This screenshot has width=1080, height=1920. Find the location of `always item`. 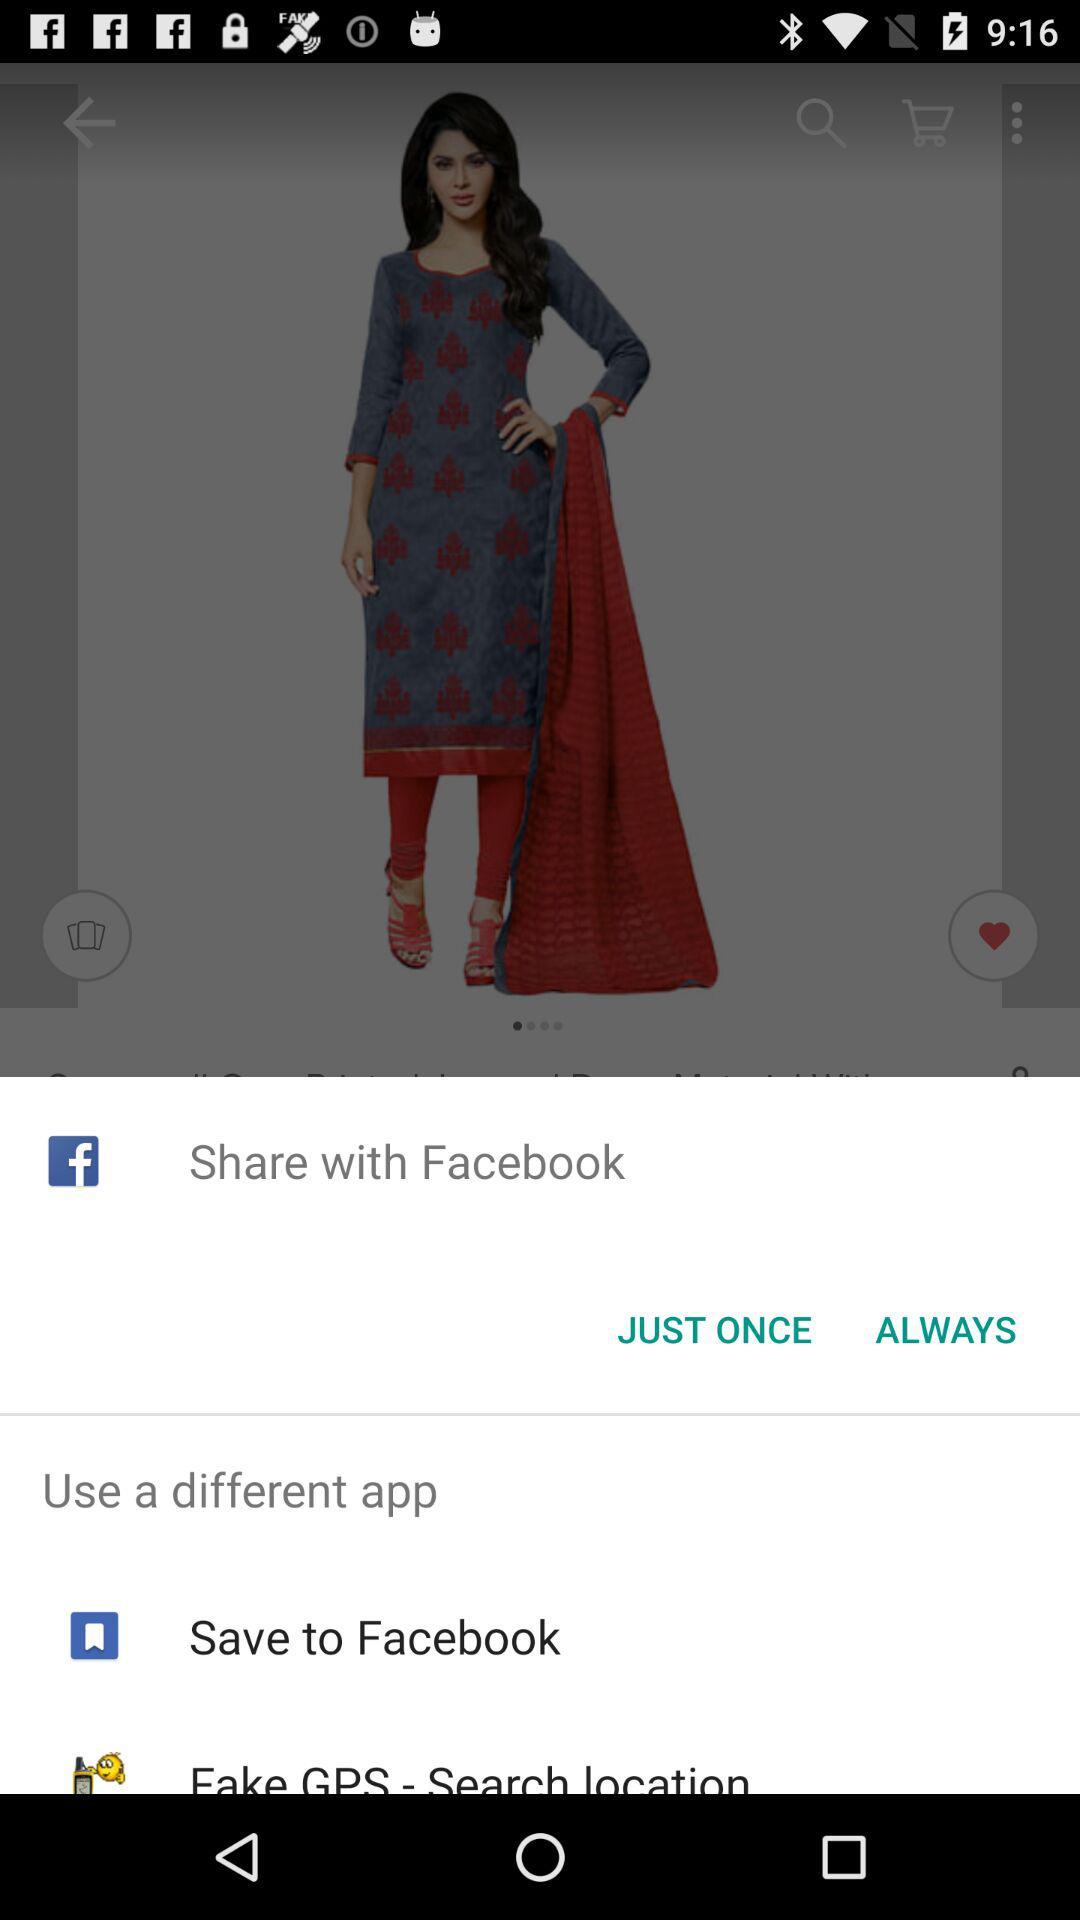

always item is located at coordinates (945, 1329).